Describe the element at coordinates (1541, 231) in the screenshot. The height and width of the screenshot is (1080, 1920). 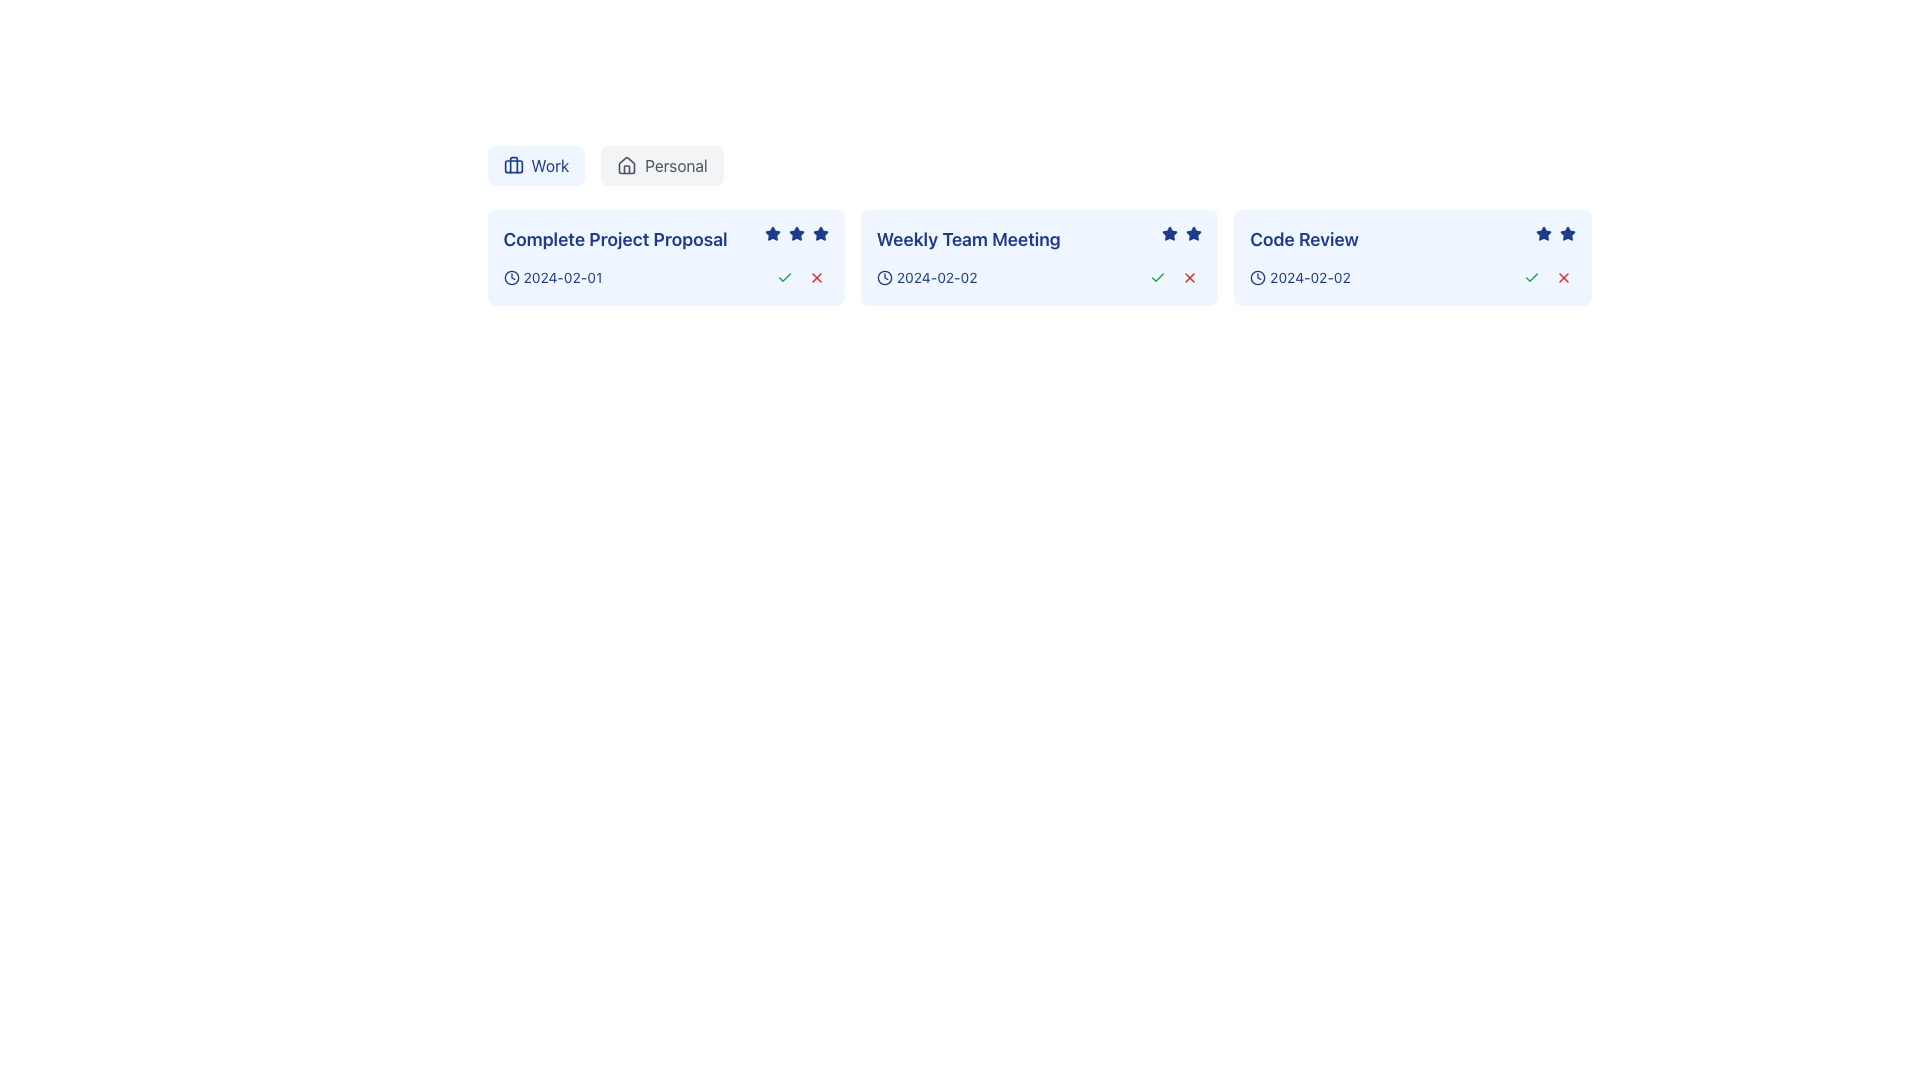
I see `the star icon button located in the top-right corner of the rightmost card, adjacent to the title 'Code Review', to mark the item as favorite` at that location.